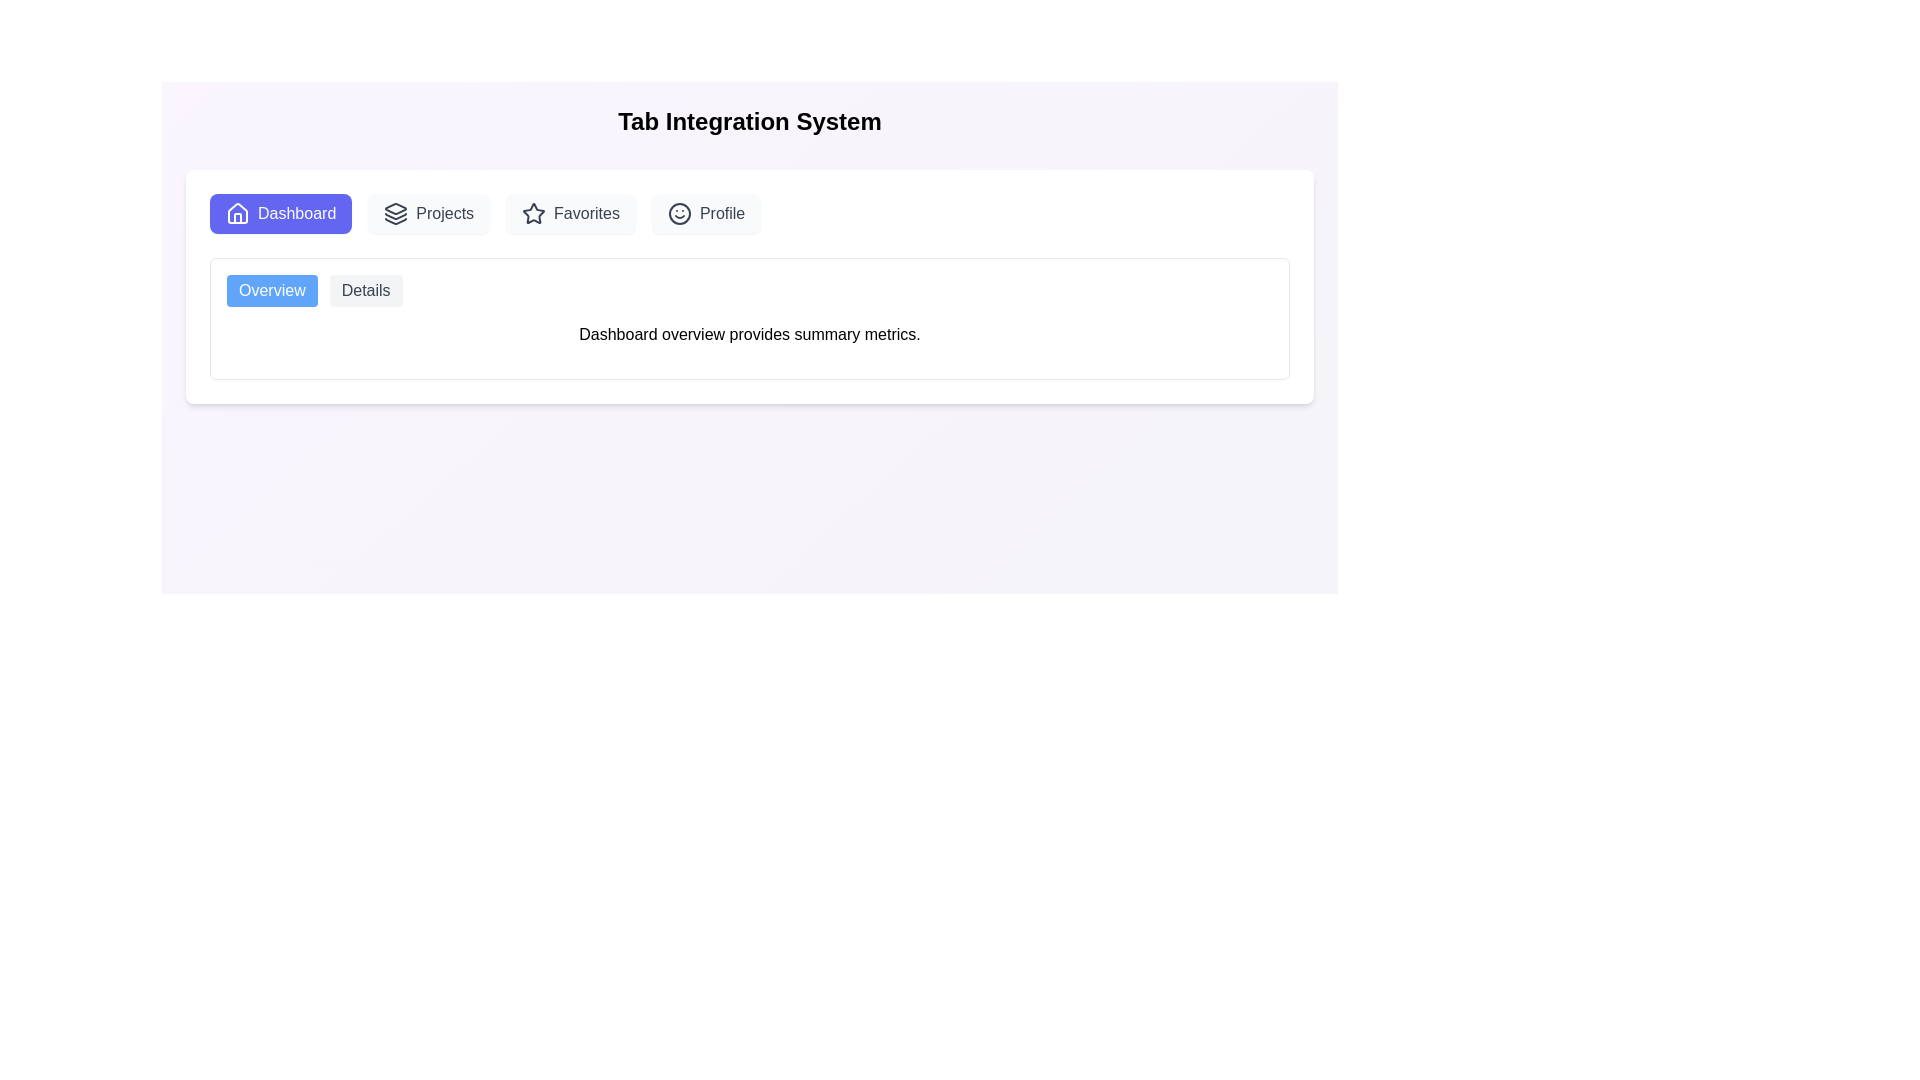 The image size is (1920, 1080). Describe the element at coordinates (534, 213) in the screenshot. I see `the star-shaped icon with a hollow interior and dark outline within the 'Favorites' button in the top navigation bar` at that location.